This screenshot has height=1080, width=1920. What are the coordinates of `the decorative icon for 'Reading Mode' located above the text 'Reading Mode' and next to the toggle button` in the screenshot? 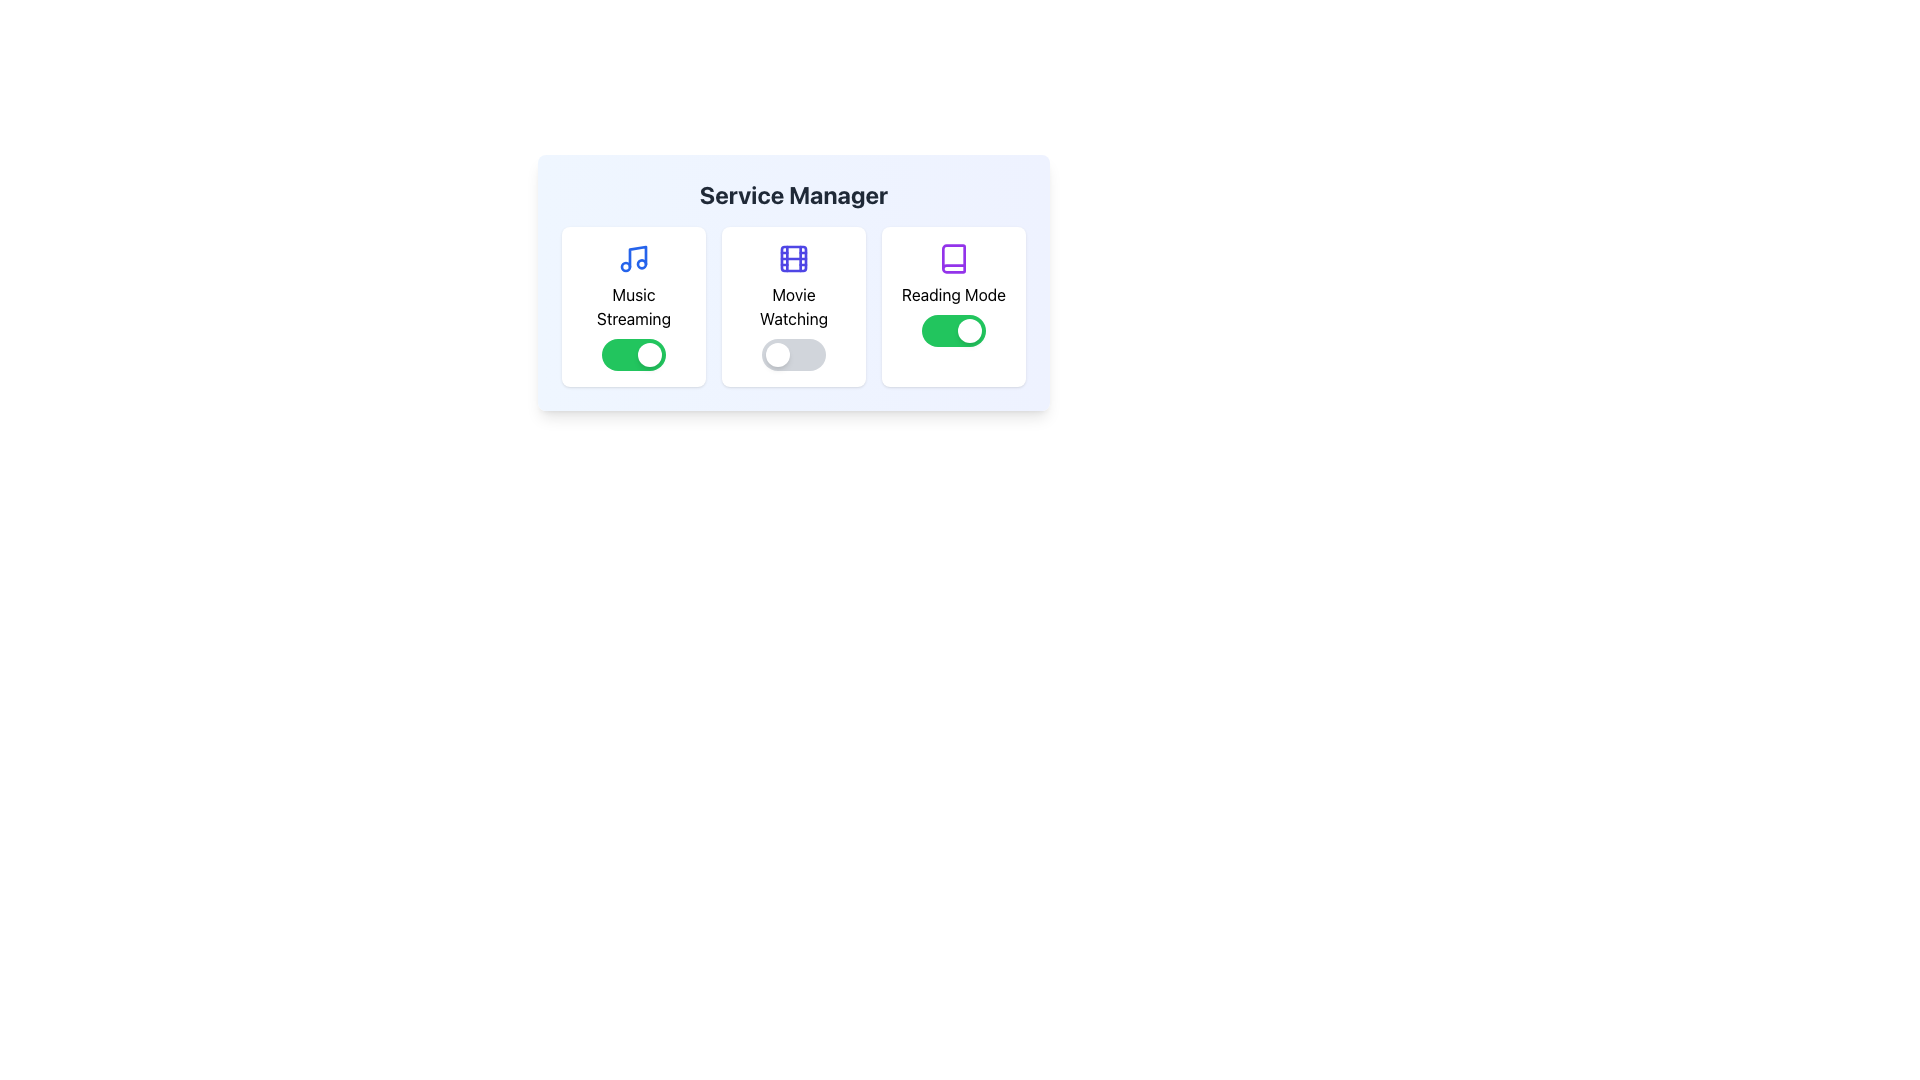 It's located at (953, 257).